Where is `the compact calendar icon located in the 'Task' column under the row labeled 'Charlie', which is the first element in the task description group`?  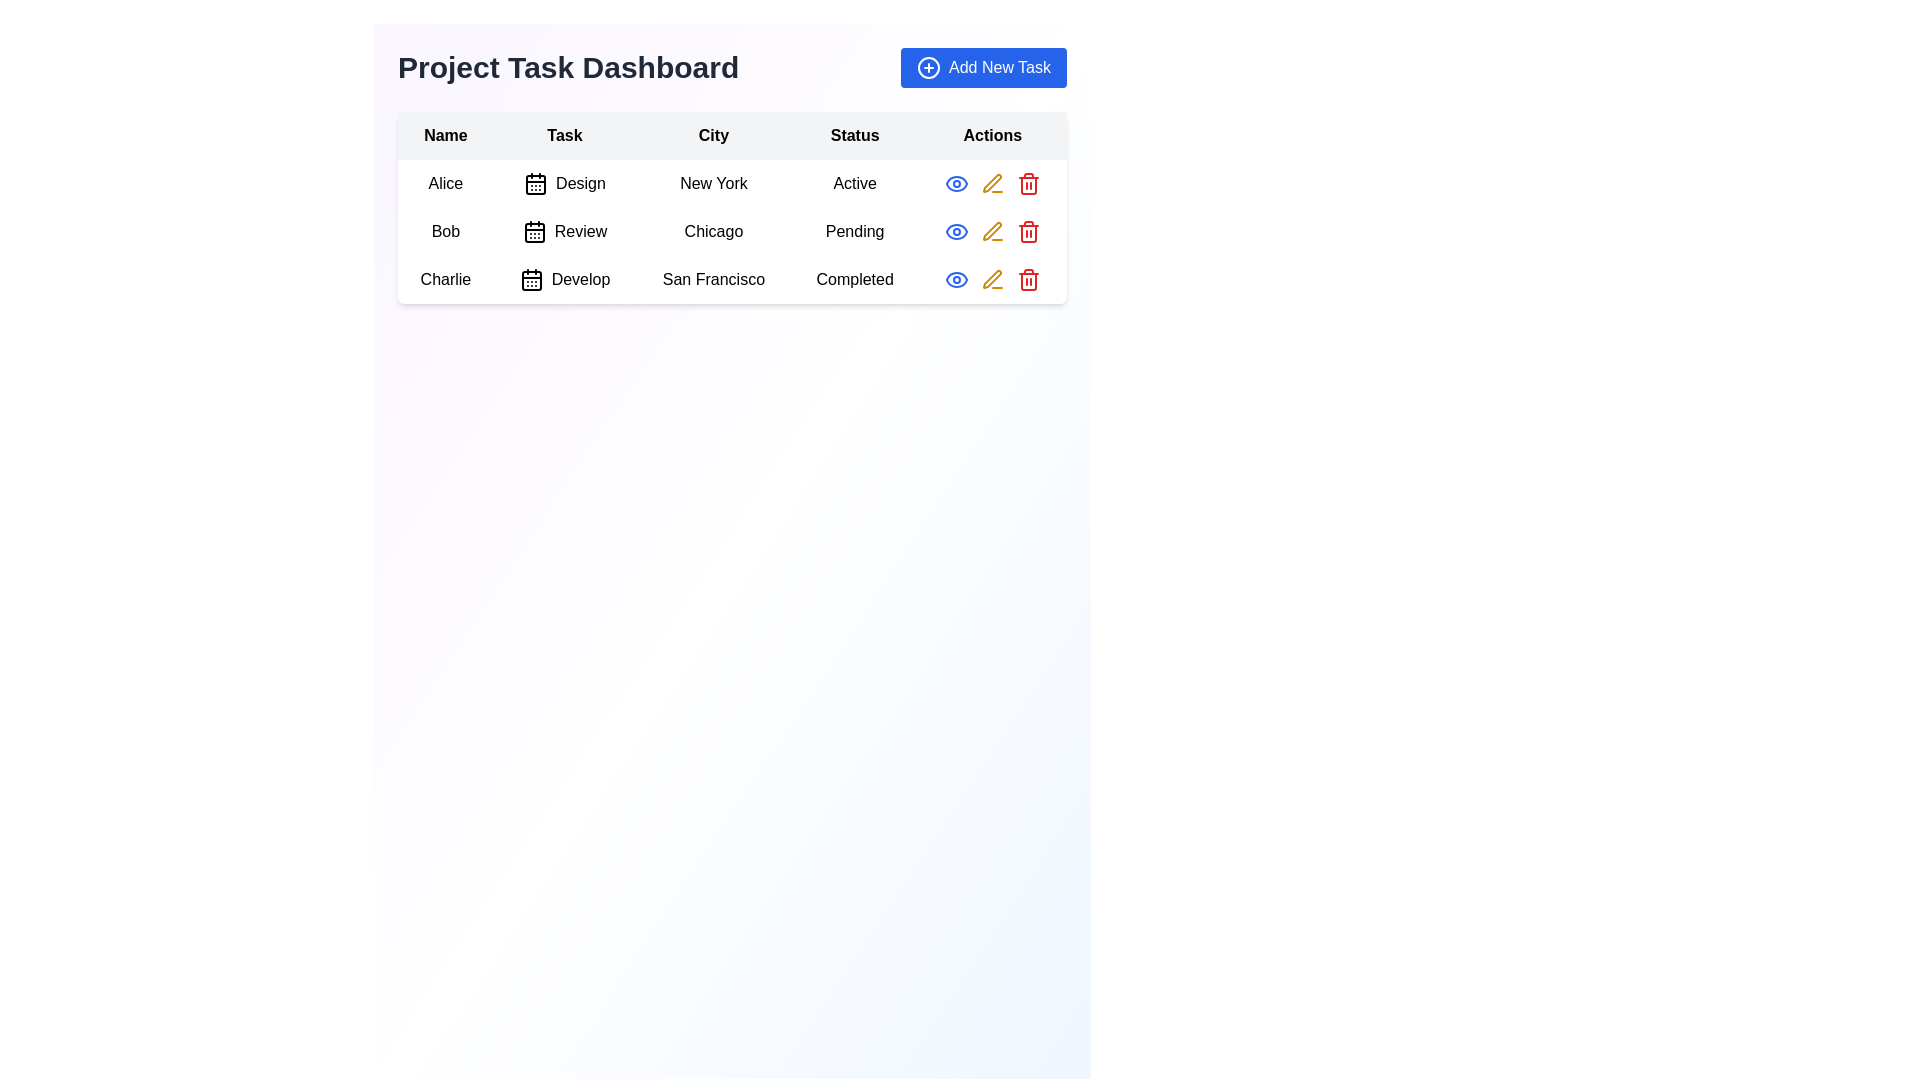 the compact calendar icon located in the 'Task' column under the row labeled 'Charlie', which is the first element in the task description group is located at coordinates (531, 280).